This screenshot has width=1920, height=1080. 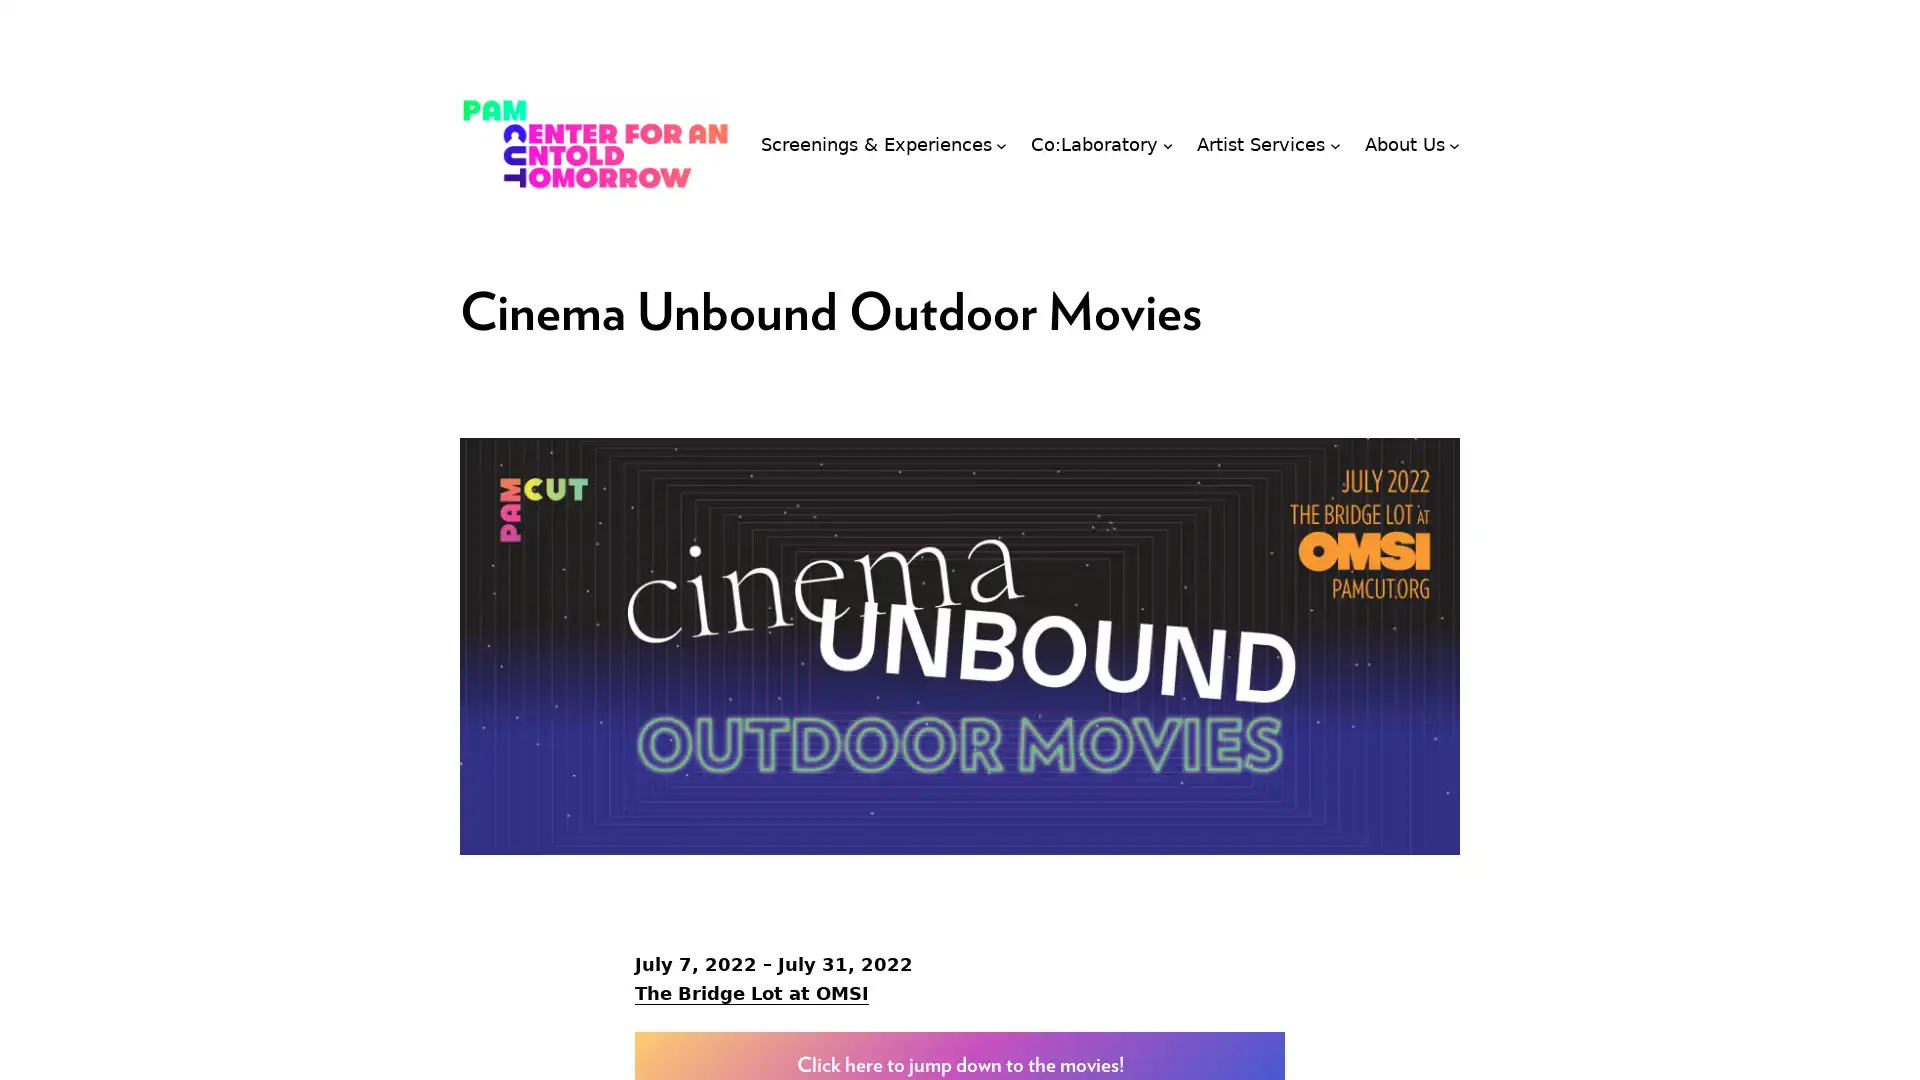 I want to click on Artist Services submenu, so click(x=1334, y=143).